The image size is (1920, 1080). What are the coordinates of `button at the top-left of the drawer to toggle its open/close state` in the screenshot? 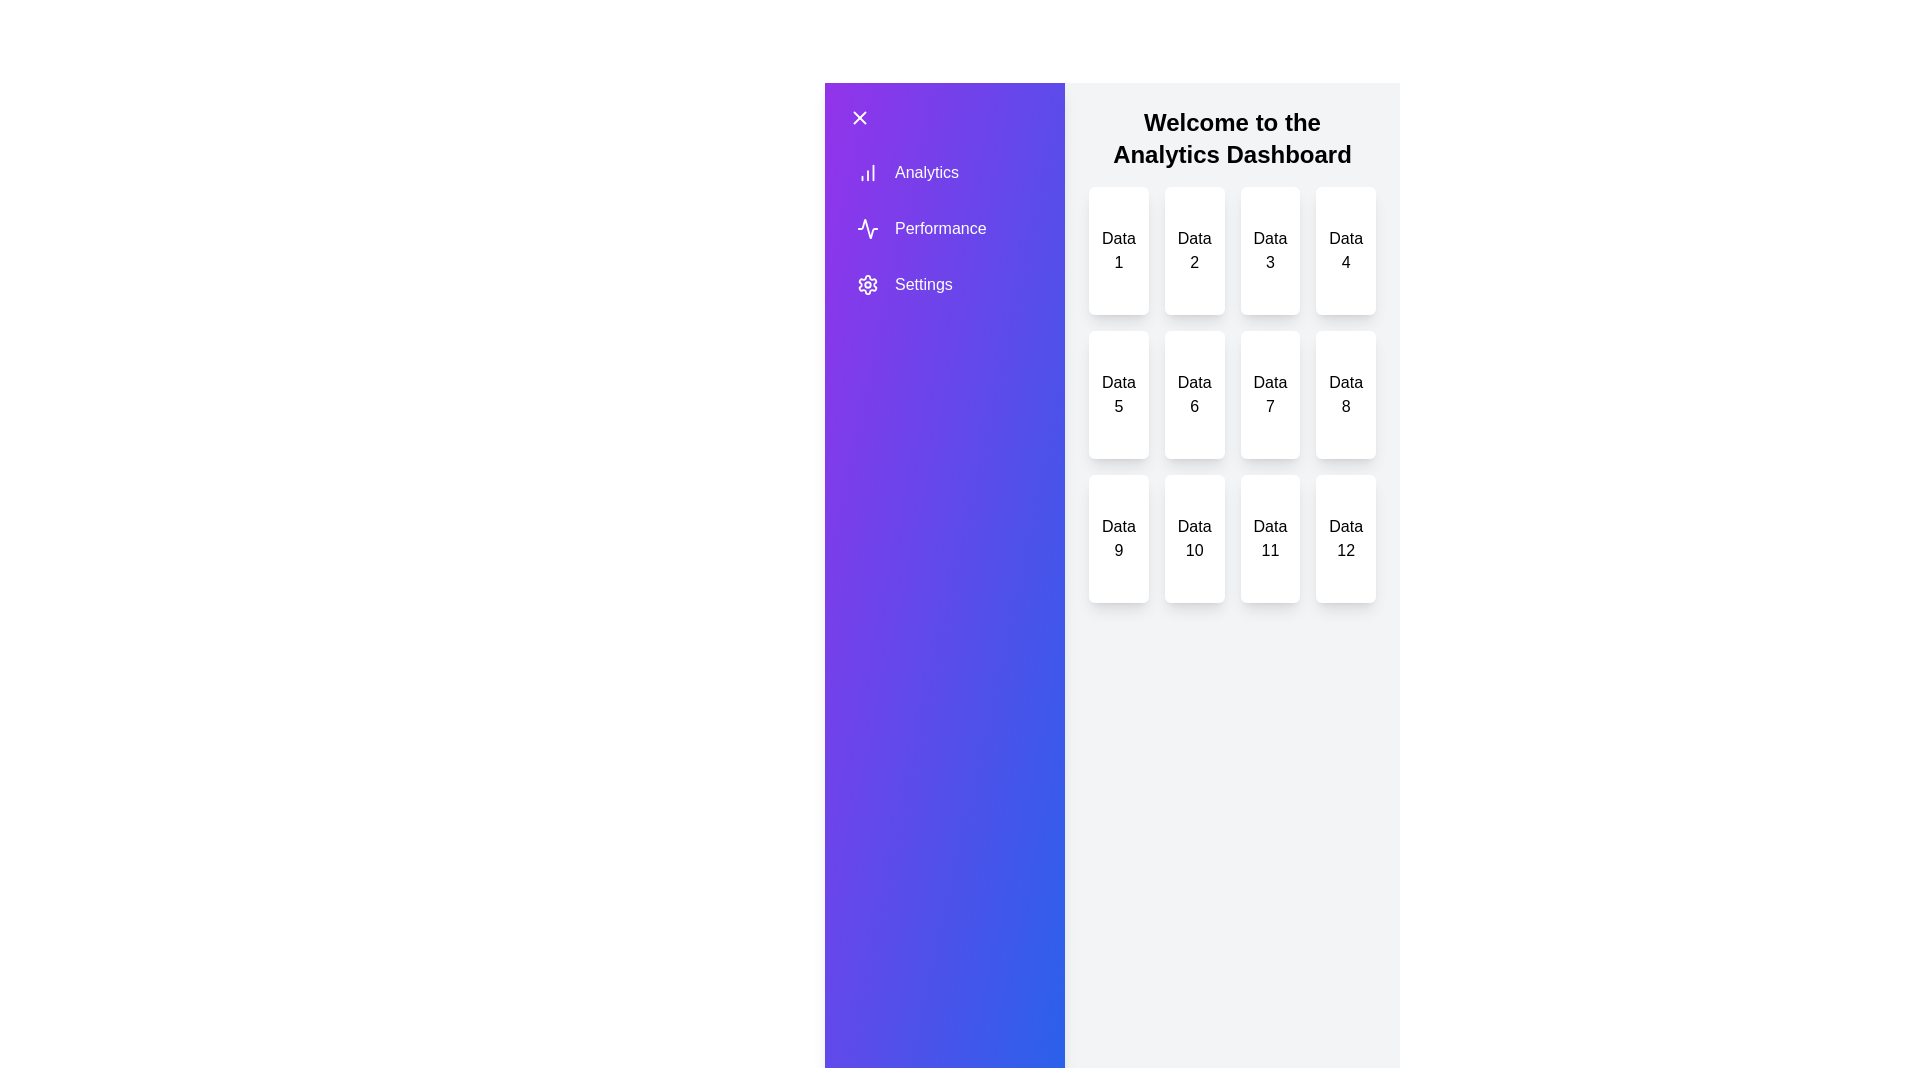 It's located at (859, 118).